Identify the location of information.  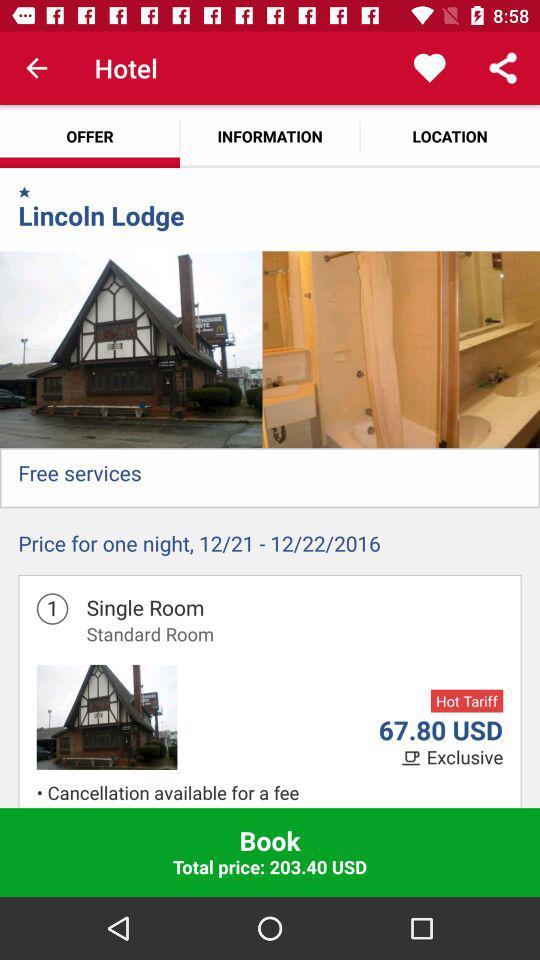
(270, 135).